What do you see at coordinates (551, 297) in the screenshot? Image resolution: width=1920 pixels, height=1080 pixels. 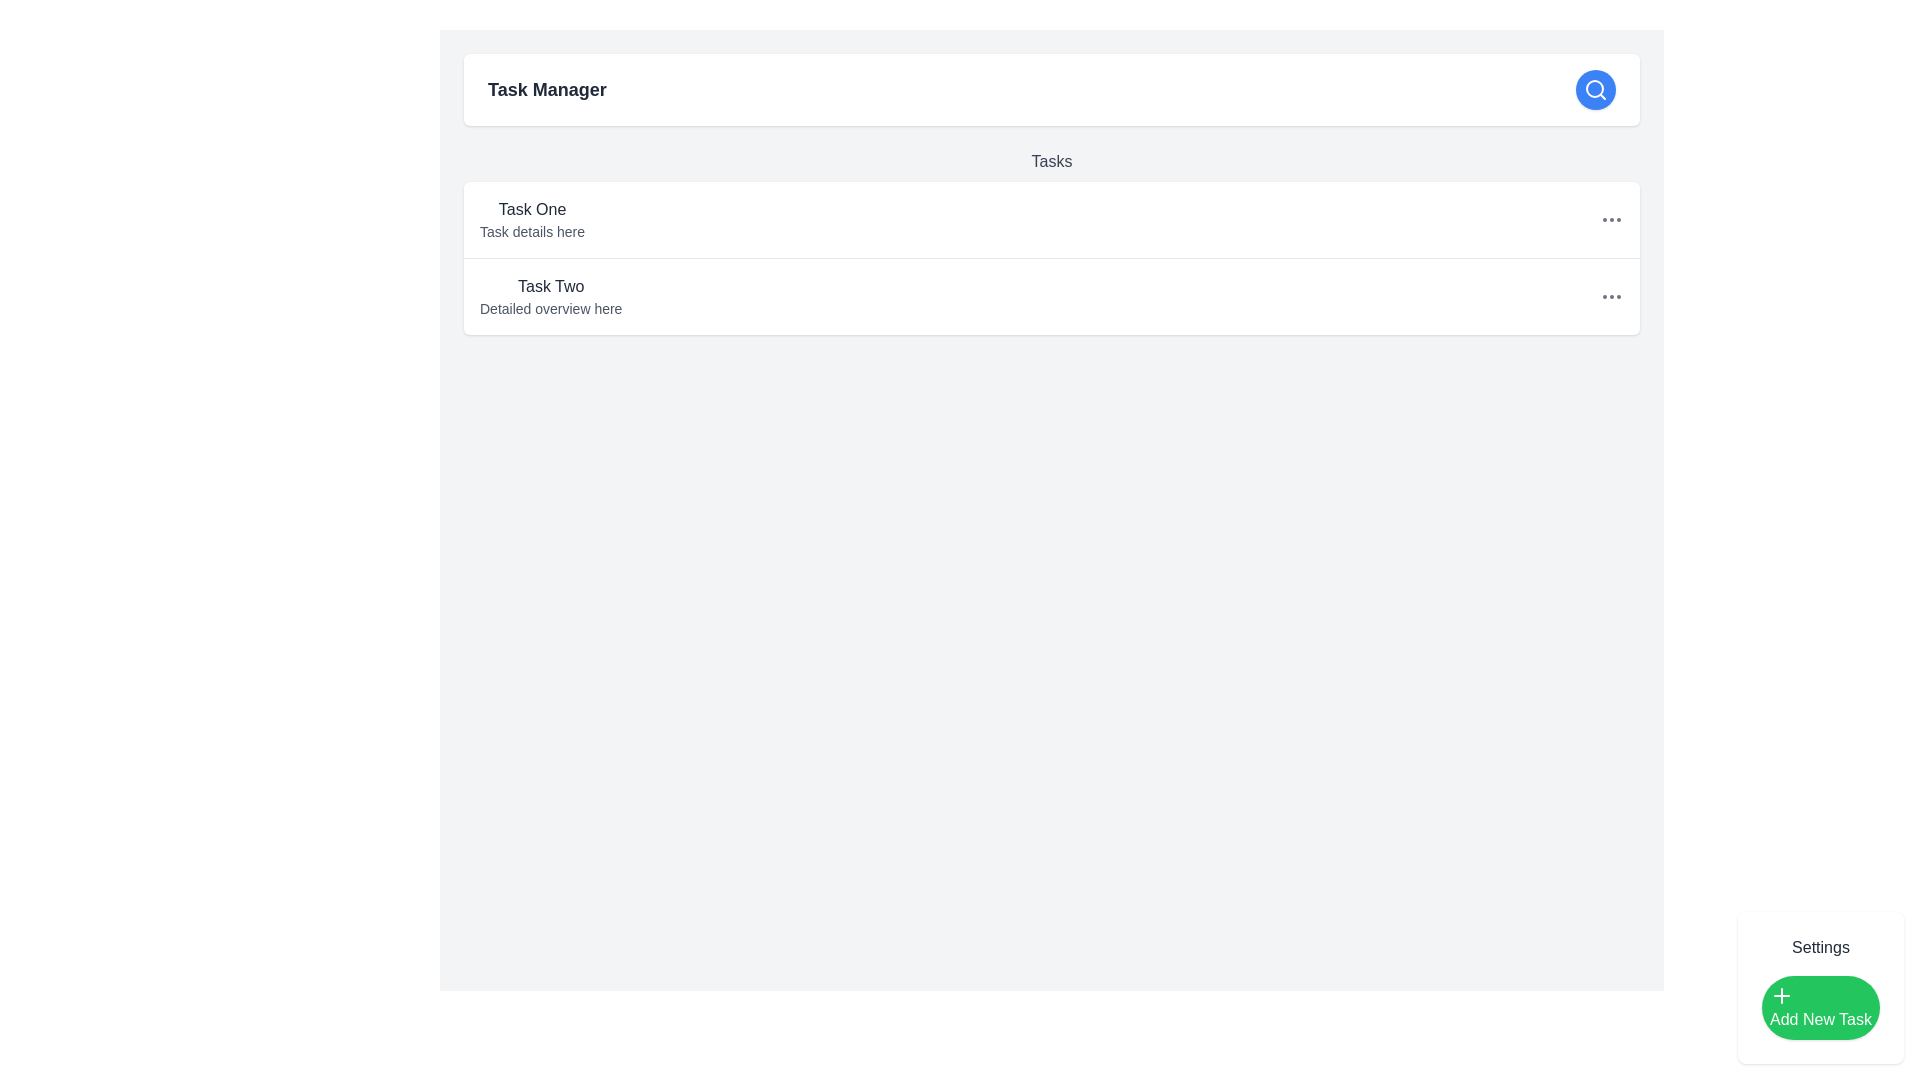 I see `the list item displaying the title 'Task Two' to get additional context` at bounding box center [551, 297].